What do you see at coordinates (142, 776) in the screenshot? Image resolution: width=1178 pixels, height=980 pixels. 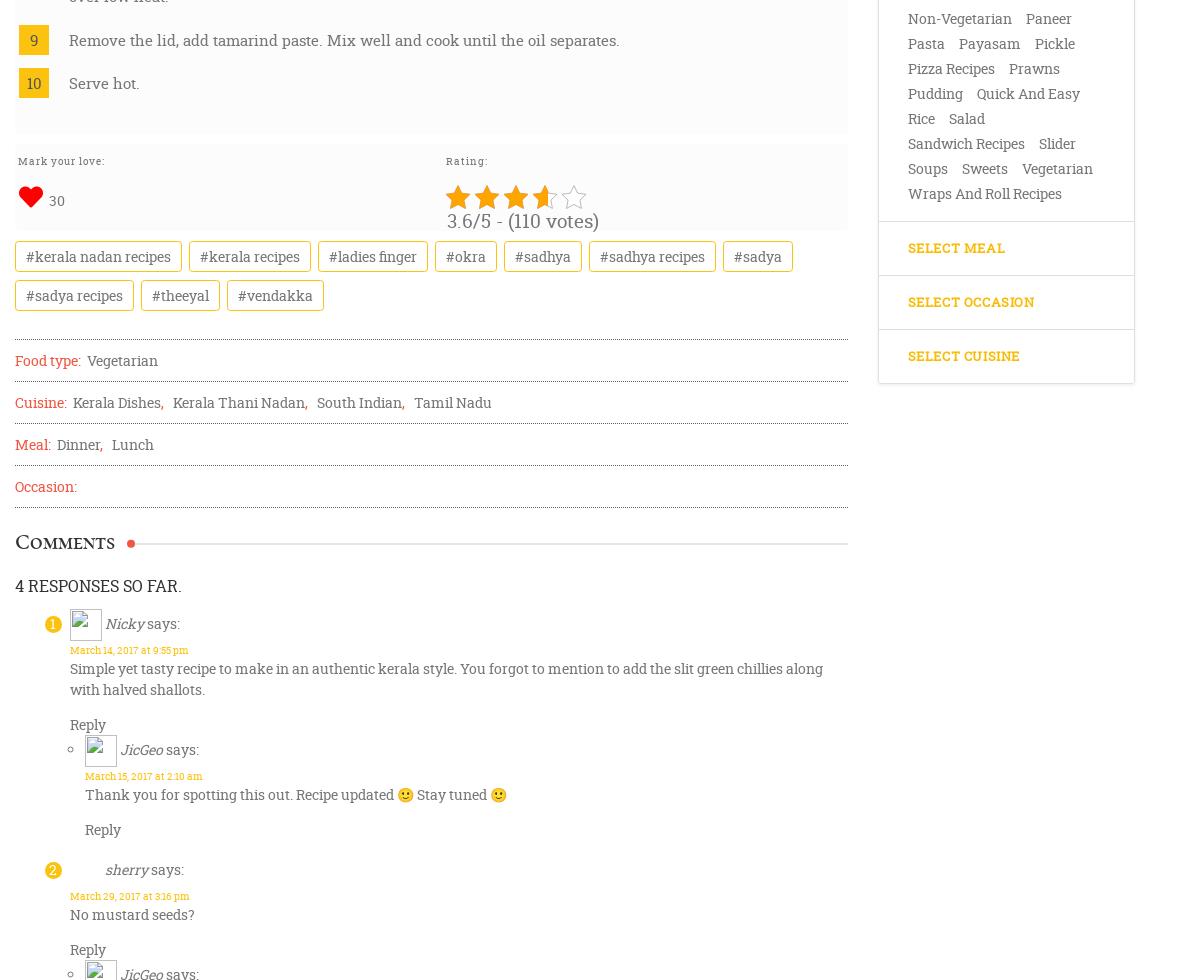 I see `'March 15, 2017 at 2:10 am'` at bounding box center [142, 776].